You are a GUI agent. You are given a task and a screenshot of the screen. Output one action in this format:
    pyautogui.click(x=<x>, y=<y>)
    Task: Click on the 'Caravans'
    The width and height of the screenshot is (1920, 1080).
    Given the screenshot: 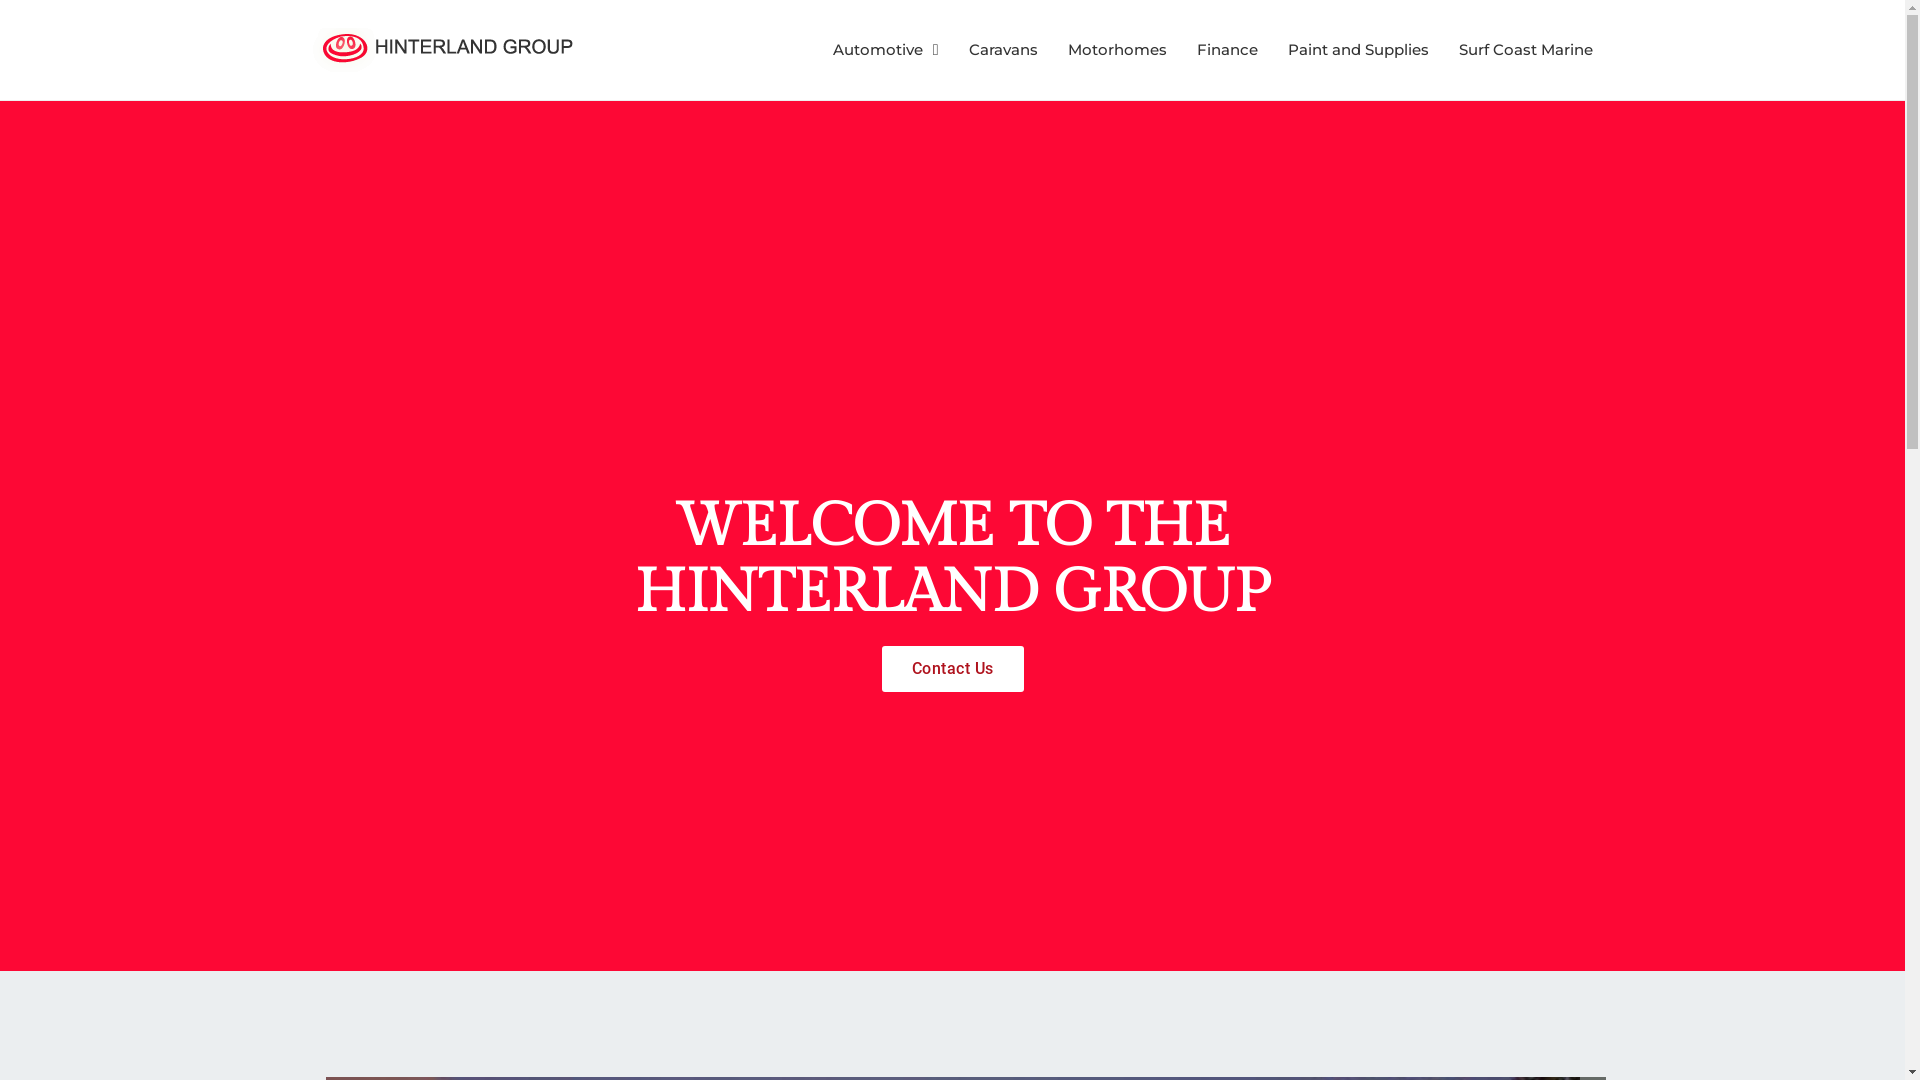 What is the action you would take?
    pyautogui.click(x=1002, y=49)
    